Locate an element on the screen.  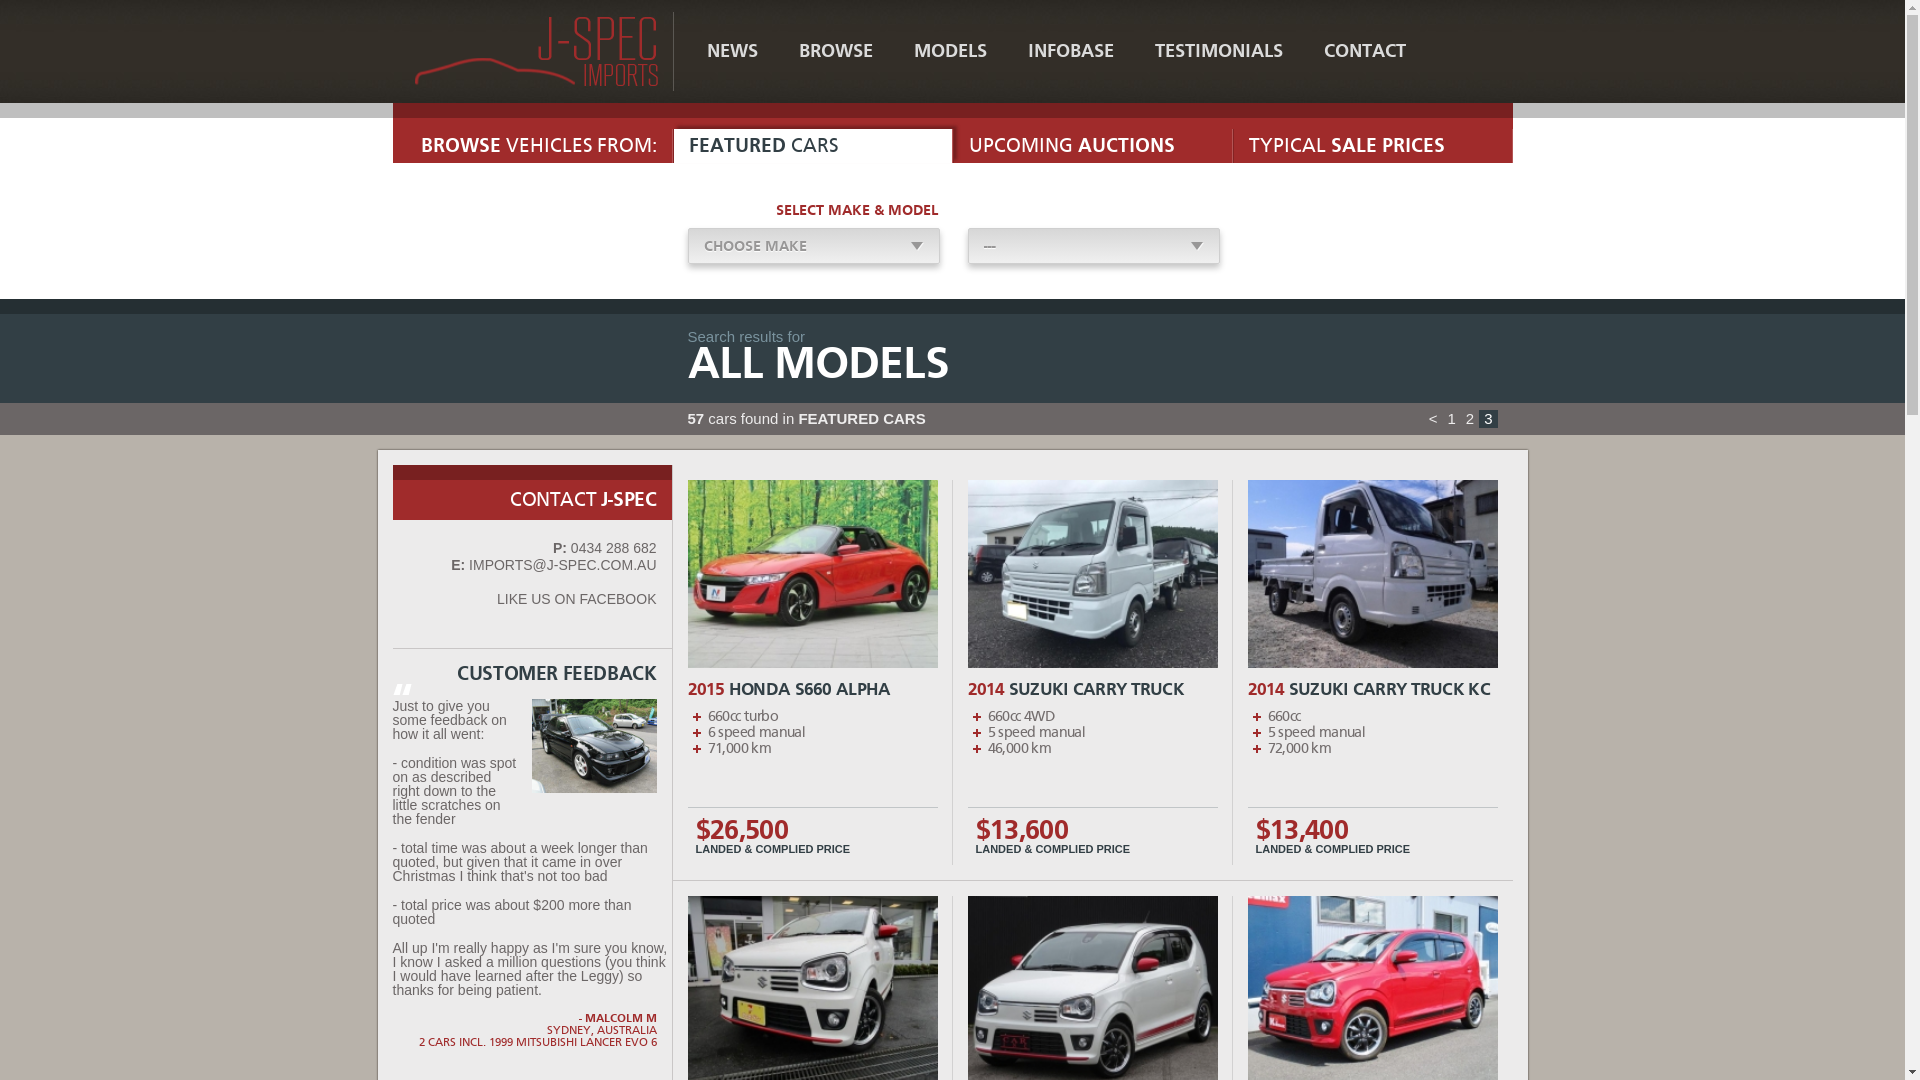
'2' is located at coordinates (1469, 418).